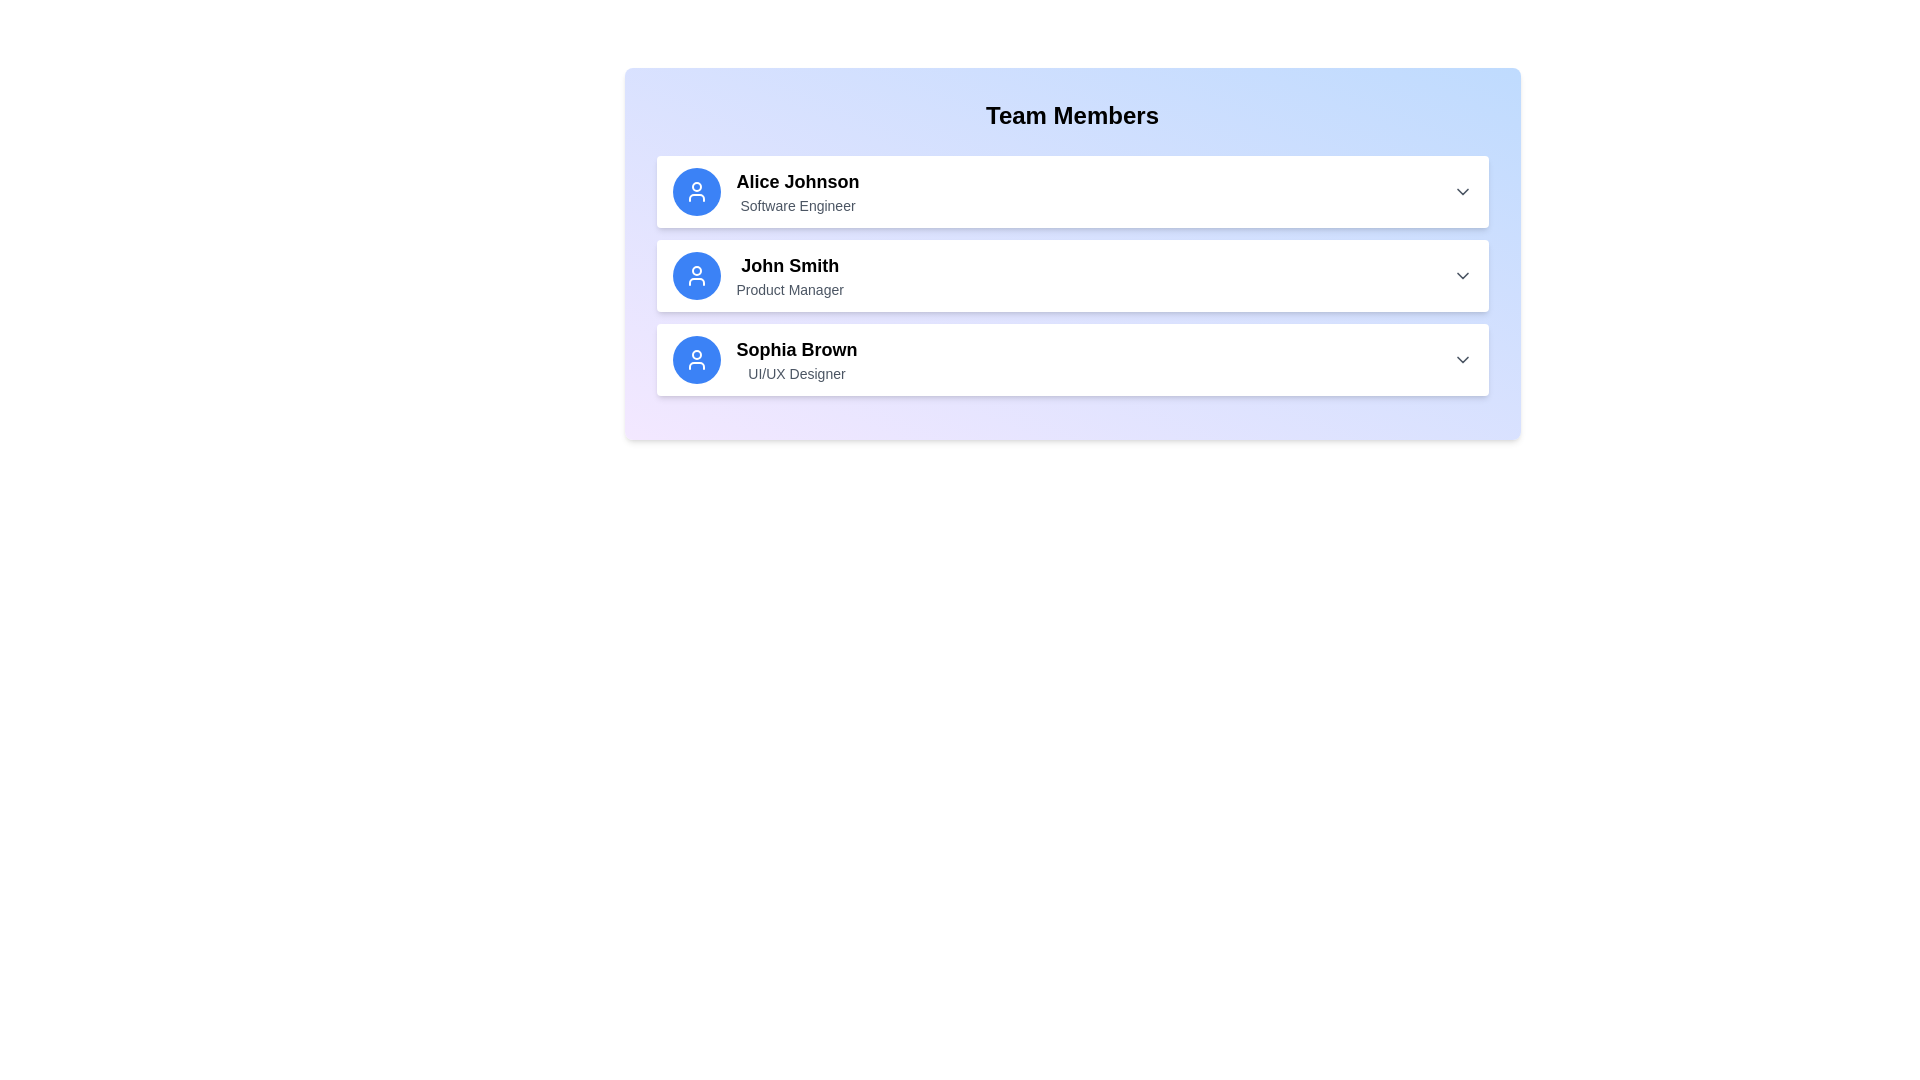 Image resolution: width=1920 pixels, height=1080 pixels. Describe the element at coordinates (1071, 192) in the screenshot. I see `the arrow at the far right of the profile details for 'Alice Johnson'` at that location.